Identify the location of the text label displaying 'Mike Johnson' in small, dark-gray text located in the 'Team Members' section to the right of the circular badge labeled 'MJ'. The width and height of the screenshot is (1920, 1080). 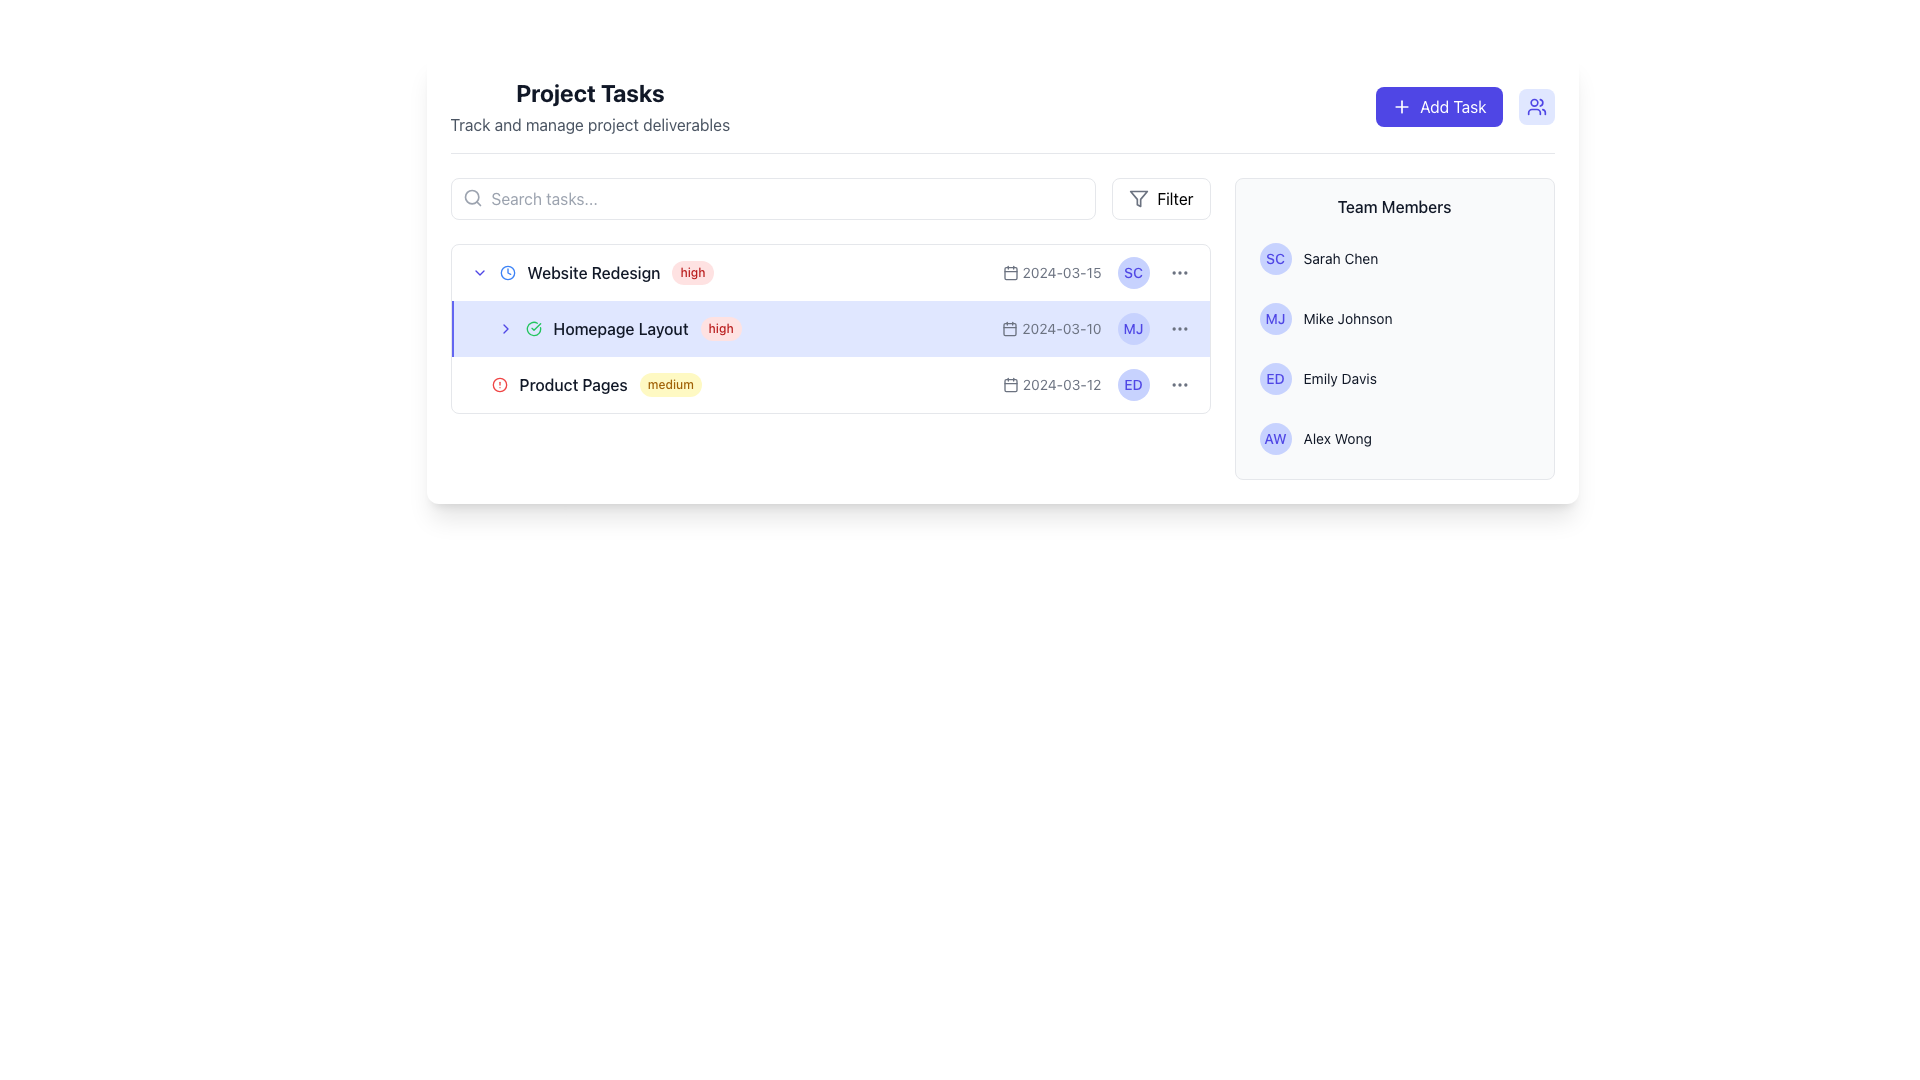
(1348, 318).